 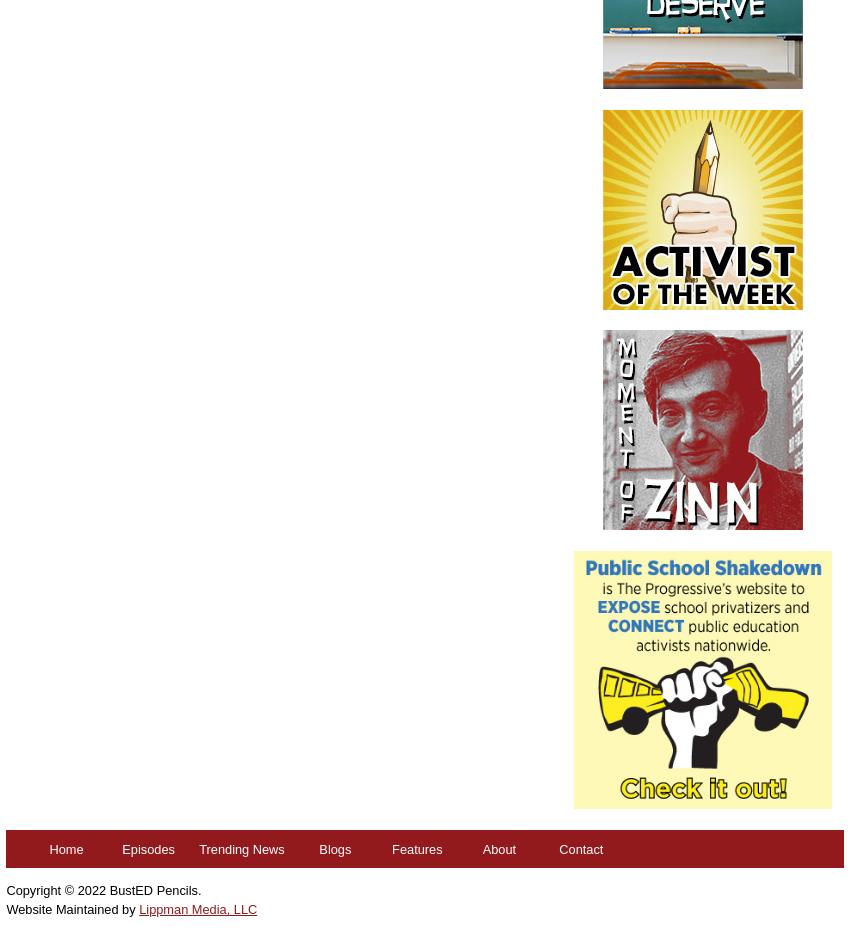 What do you see at coordinates (147, 847) in the screenshot?
I see `'Episodes'` at bounding box center [147, 847].